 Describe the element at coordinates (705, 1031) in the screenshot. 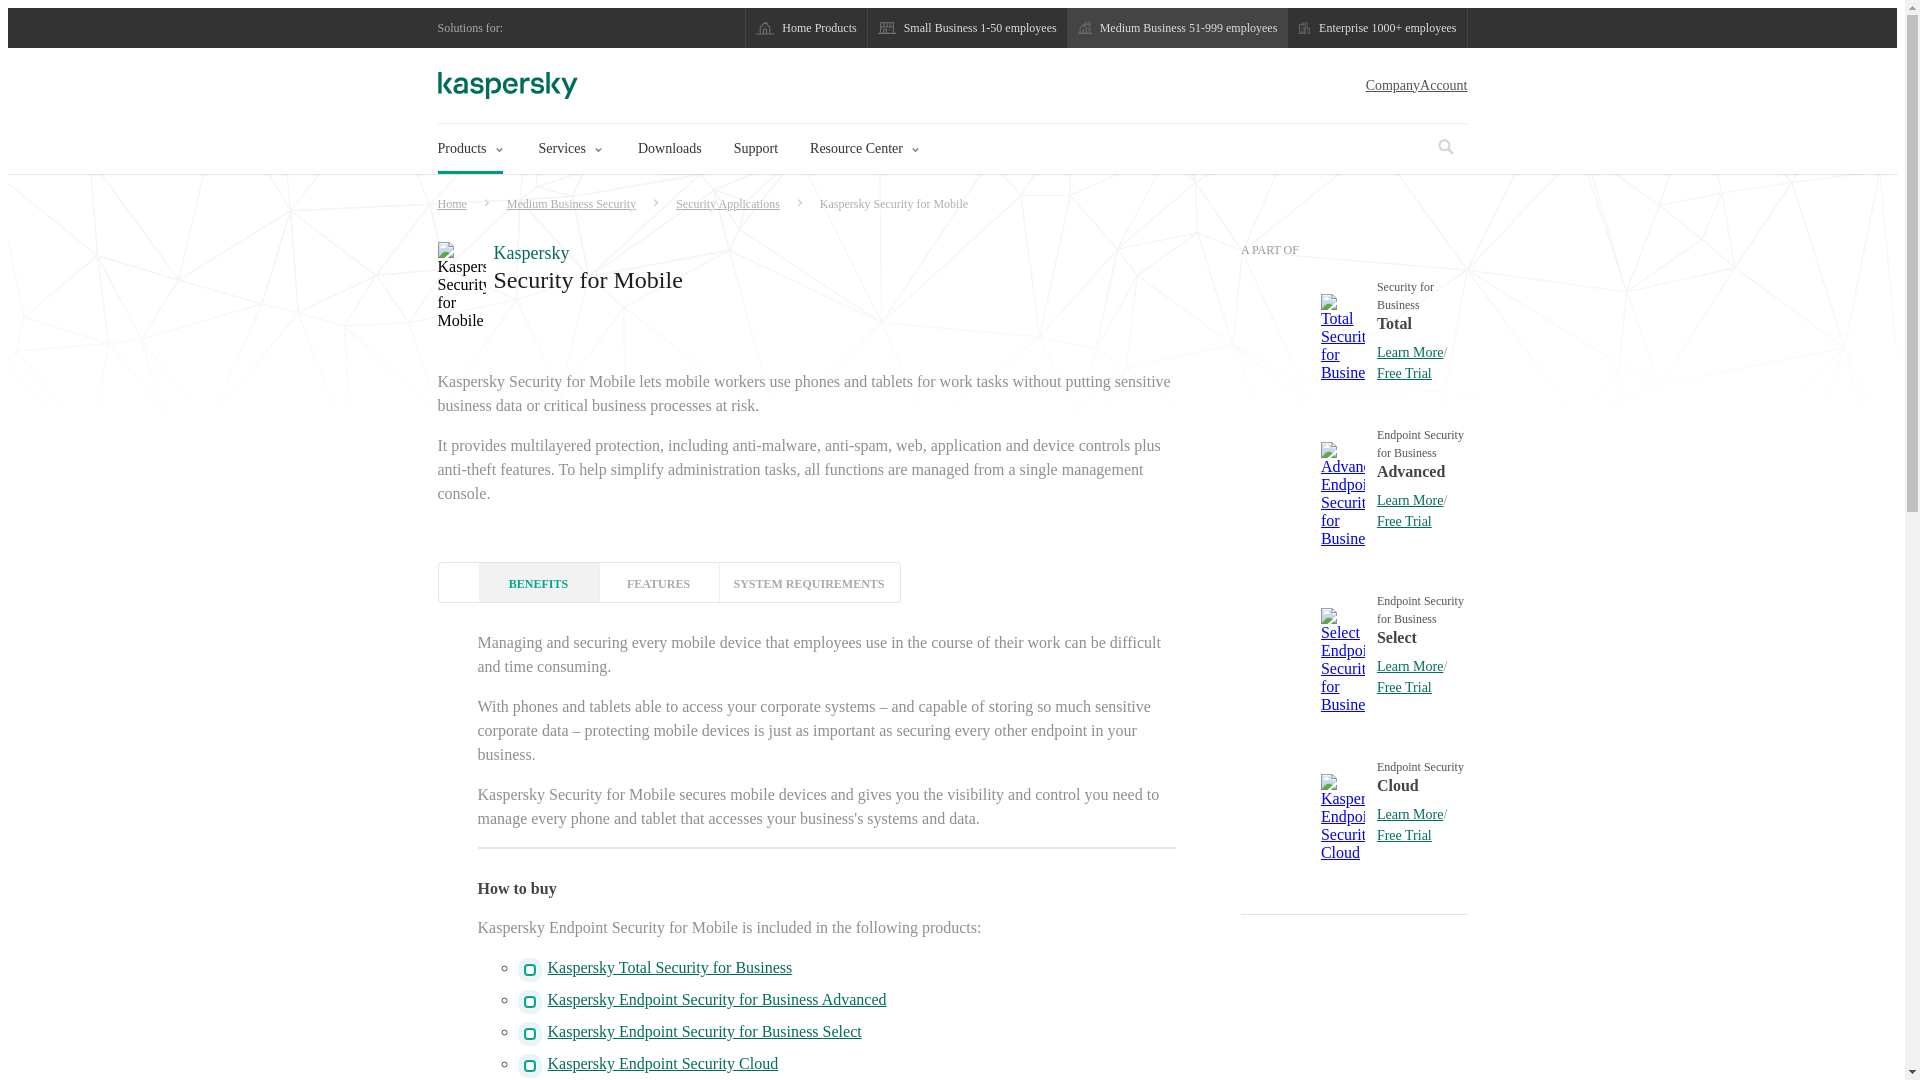

I see `'Kaspersky Endpoint Security for Business Select'` at that location.